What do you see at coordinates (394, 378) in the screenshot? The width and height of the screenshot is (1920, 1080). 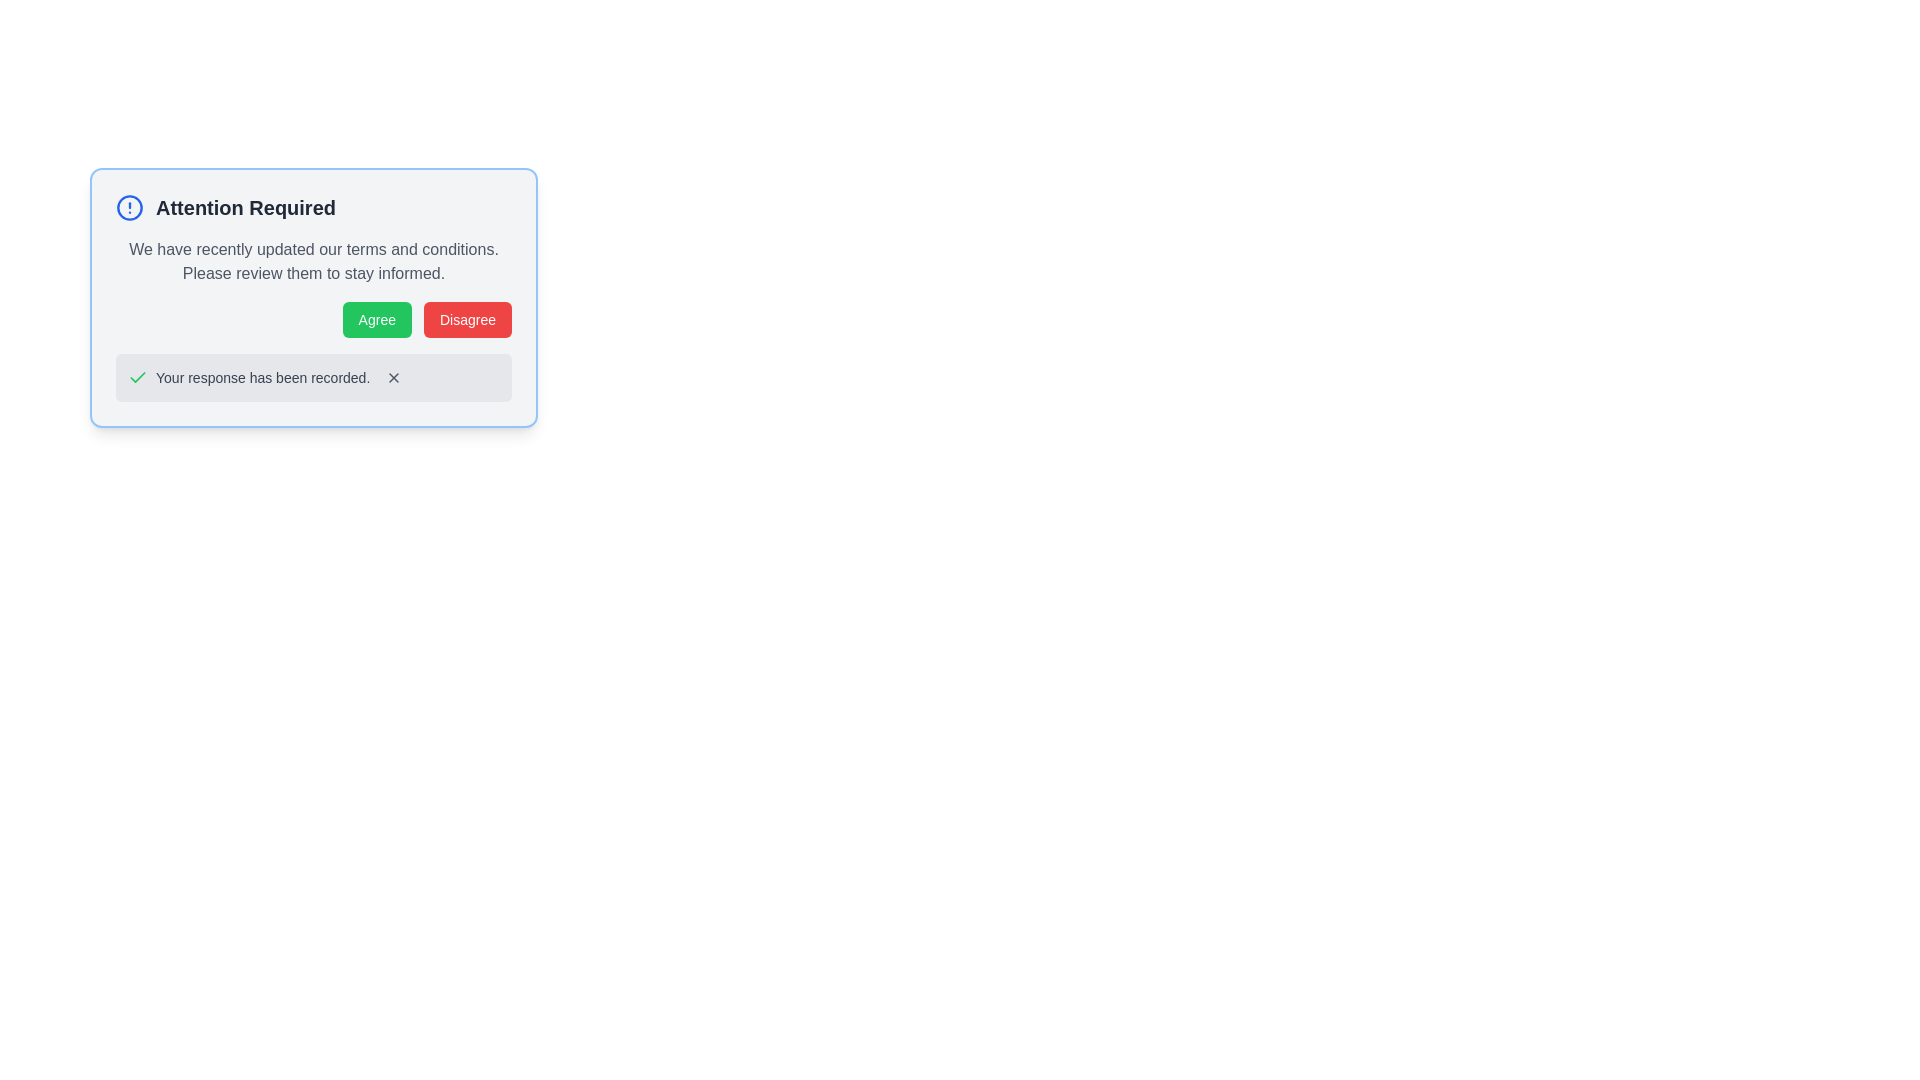 I see `the small 'X' icon button located in the bottom-right corner of the notification popup` at bounding box center [394, 378].